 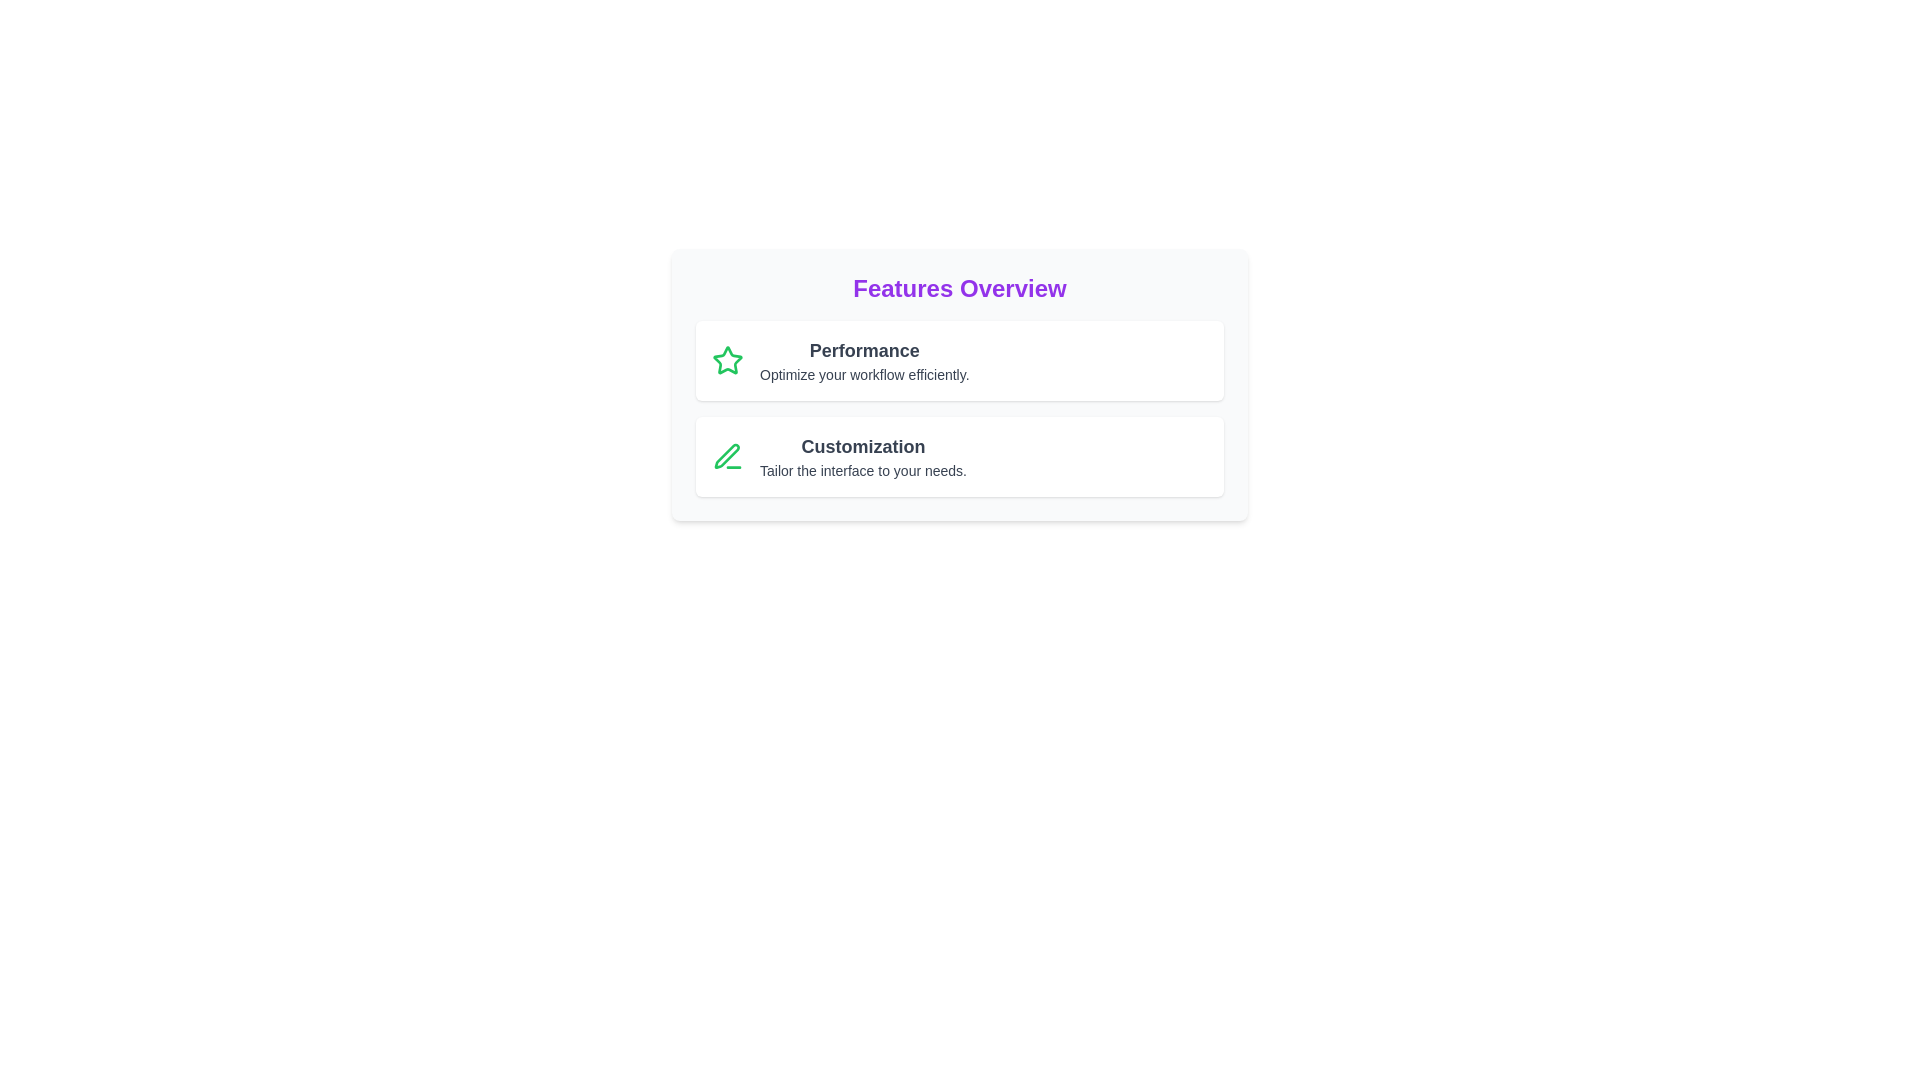 I want to click on the static text element titled 'Customization' which contains the description 'Tailor the interface to your needs.' located in the second row of the features list beneath 'Performance', so click(x=863, y=456).